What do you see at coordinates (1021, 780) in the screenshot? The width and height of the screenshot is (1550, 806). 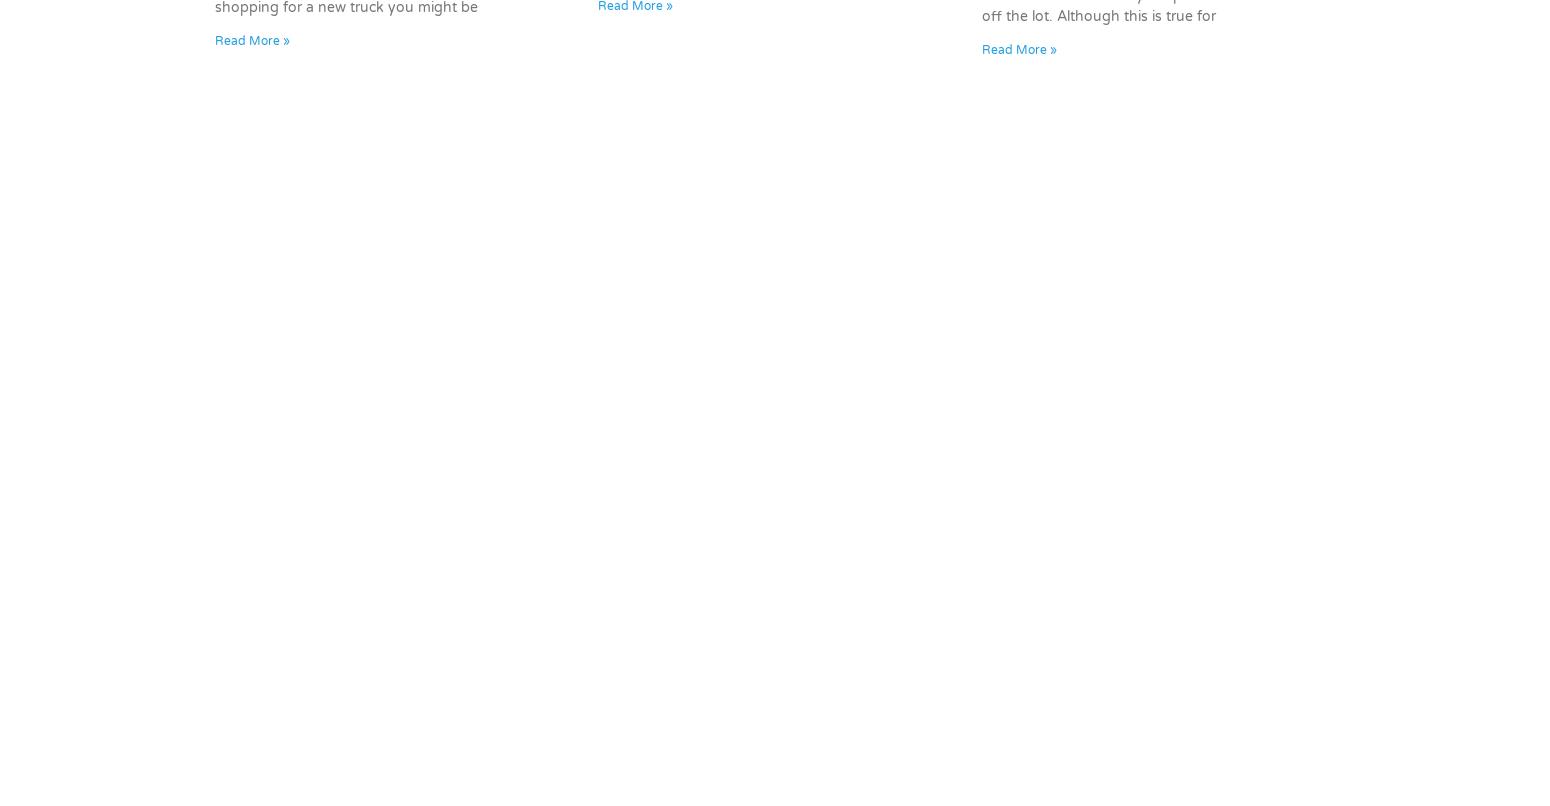 I see `'JAZELauto.com'` at bounding box center [1021, 780].